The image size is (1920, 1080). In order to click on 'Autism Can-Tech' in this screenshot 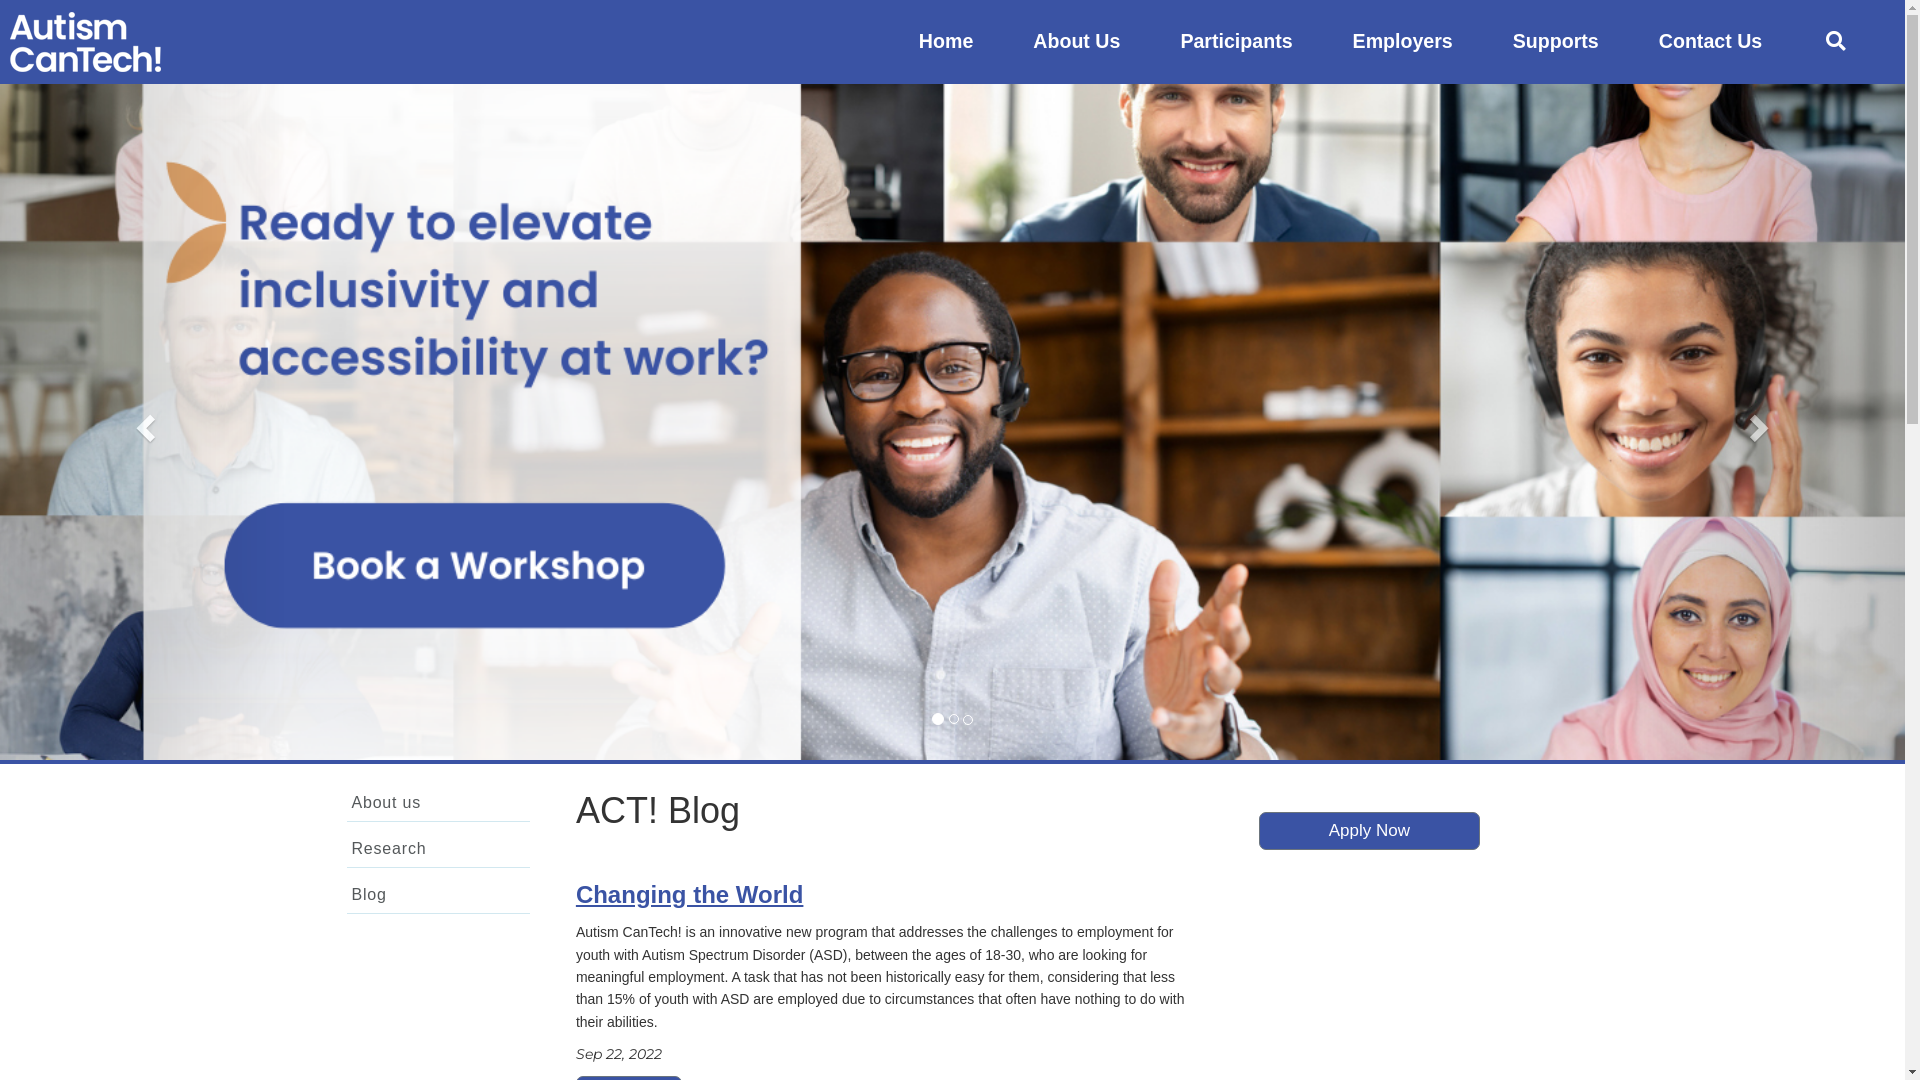, I will do `click(84, 42)`.